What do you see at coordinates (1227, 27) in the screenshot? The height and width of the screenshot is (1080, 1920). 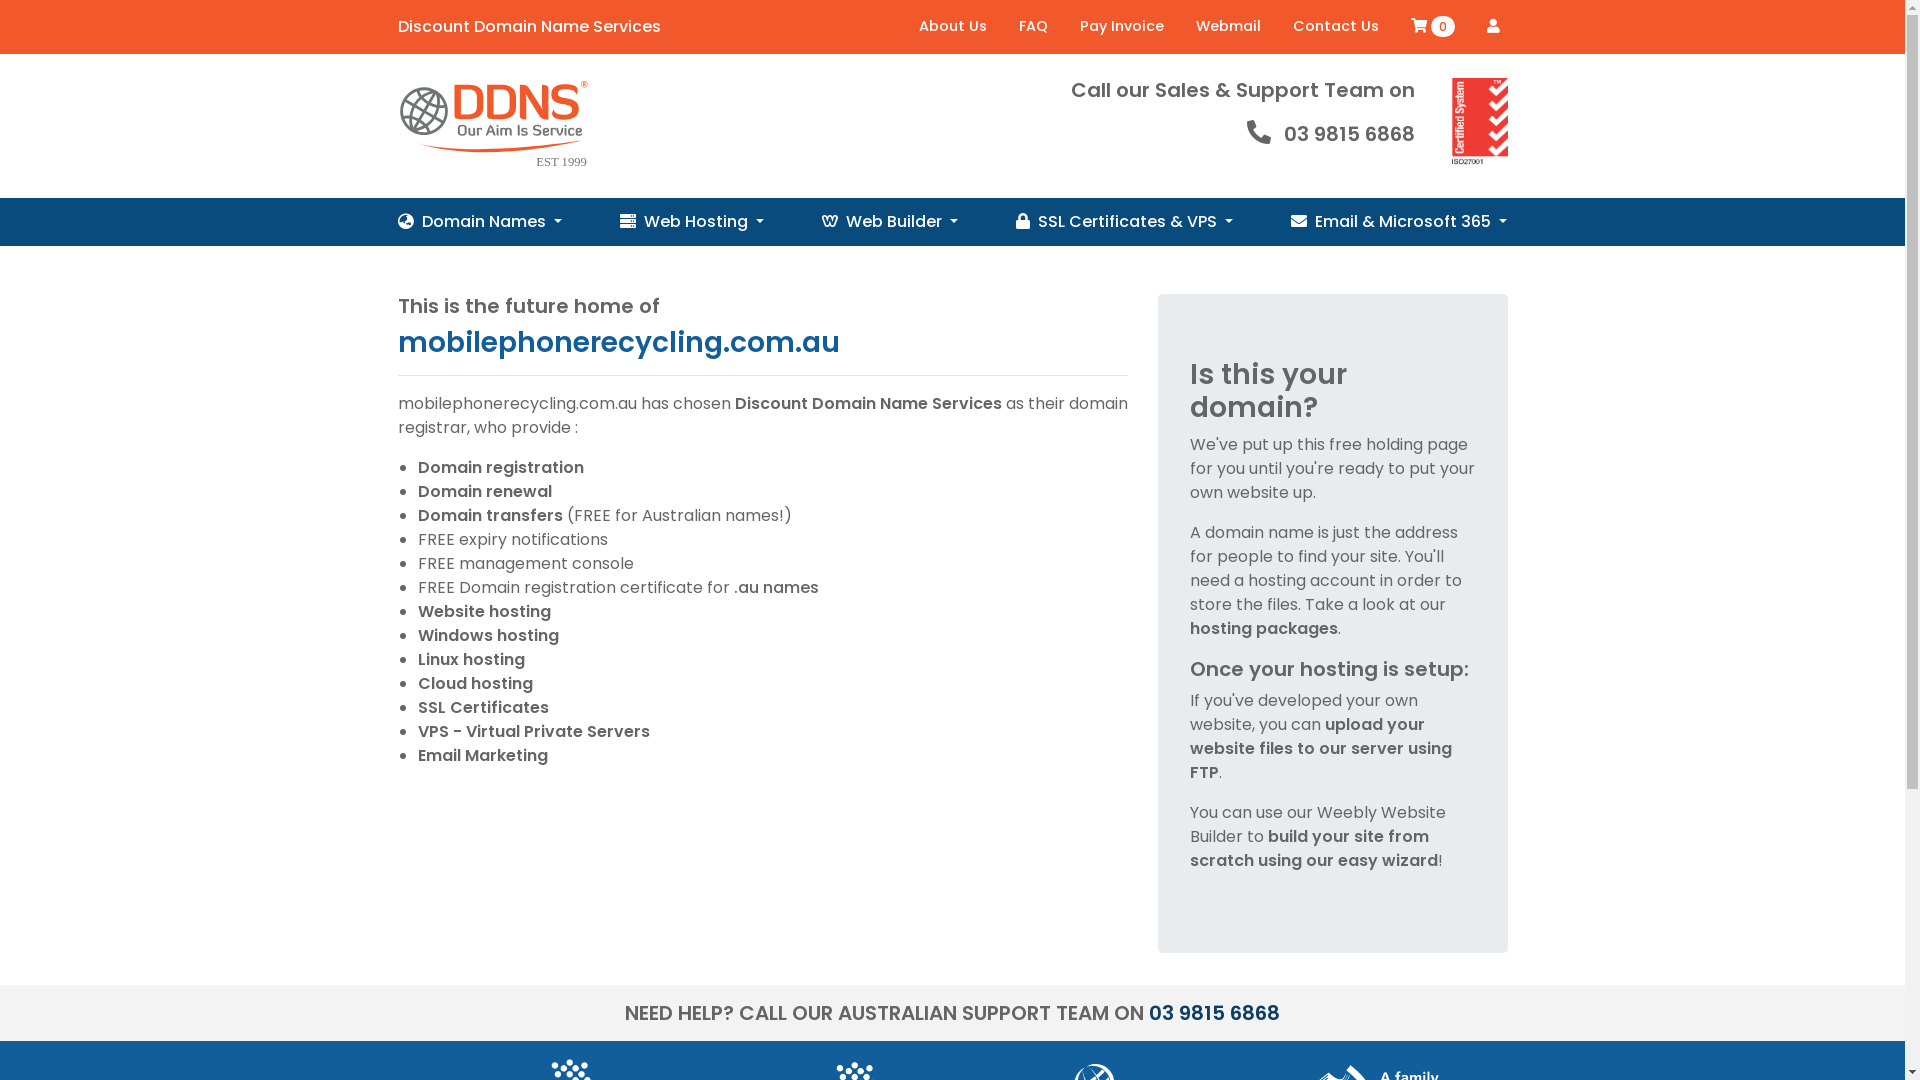 I see `'Webmail'` at bounding box center [1227, 27].